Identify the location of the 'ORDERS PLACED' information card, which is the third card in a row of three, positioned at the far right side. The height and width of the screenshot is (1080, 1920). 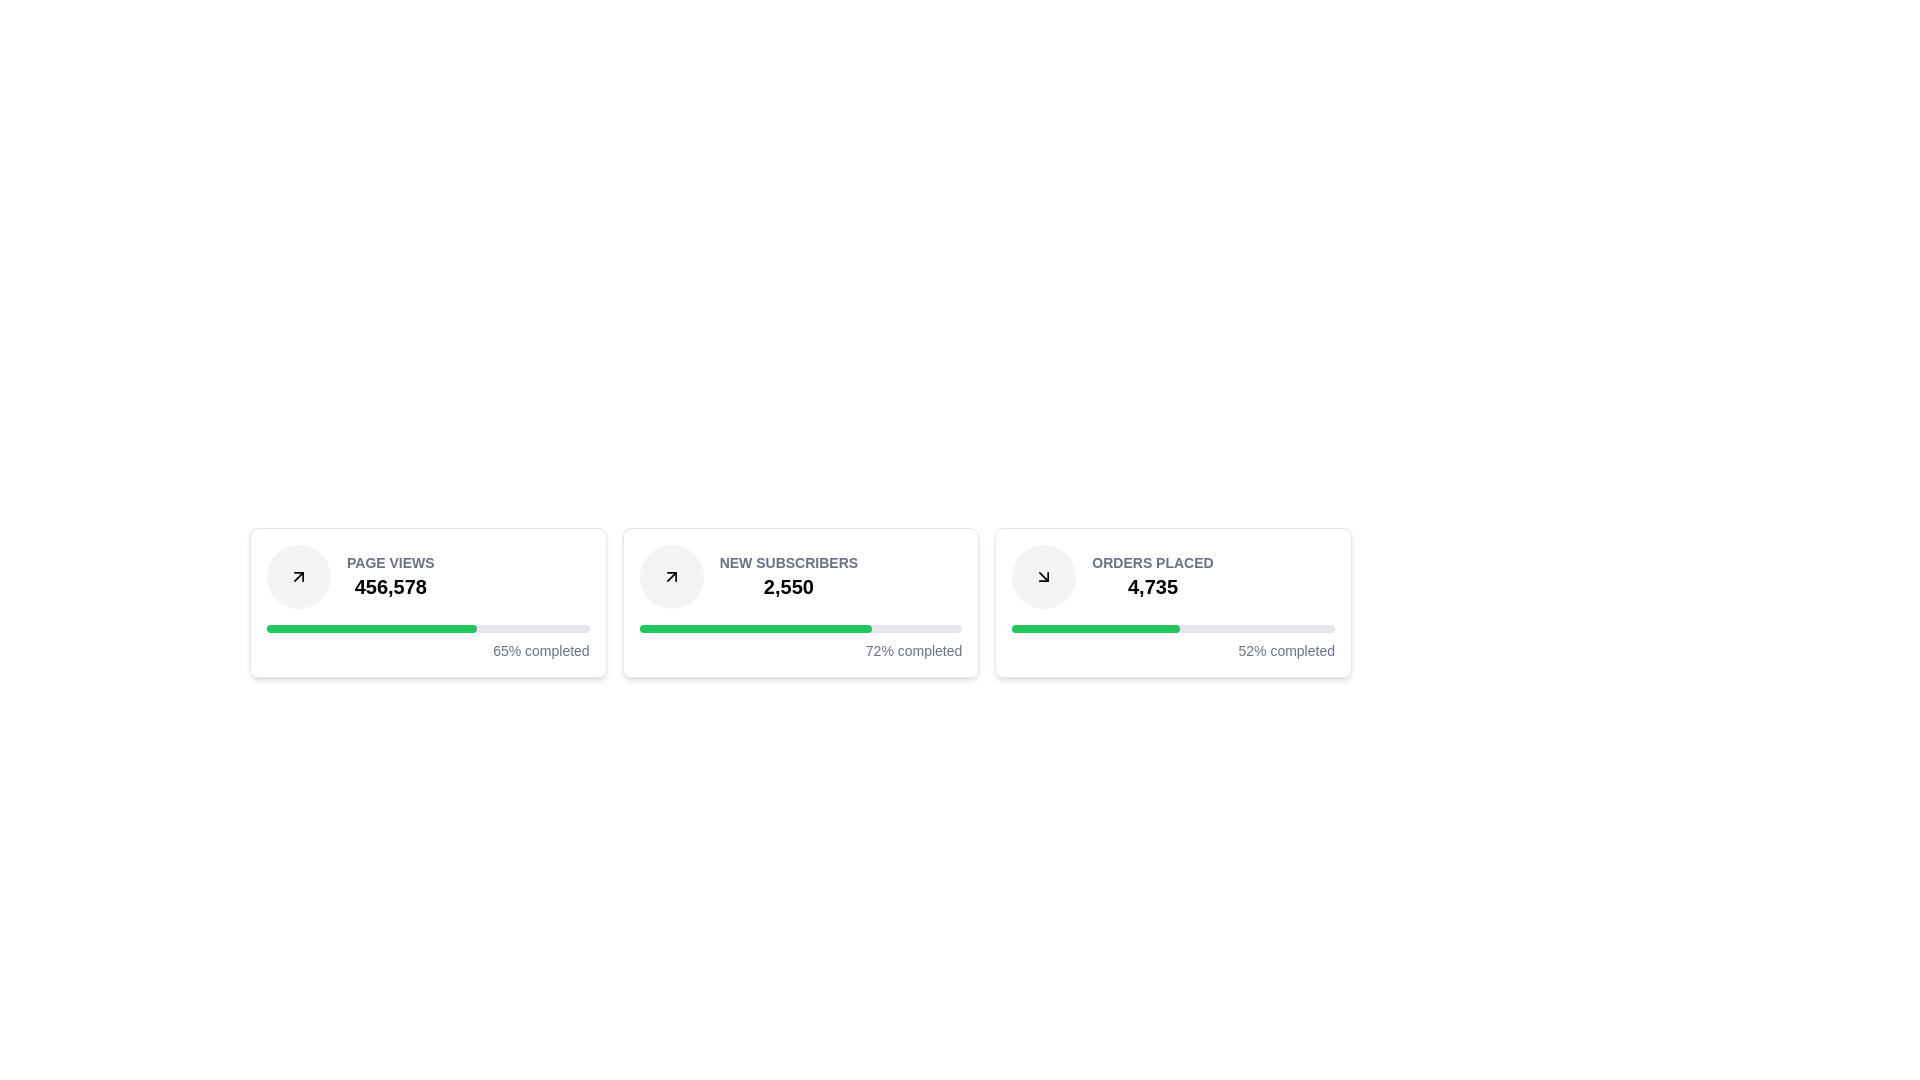
(1173, 601).